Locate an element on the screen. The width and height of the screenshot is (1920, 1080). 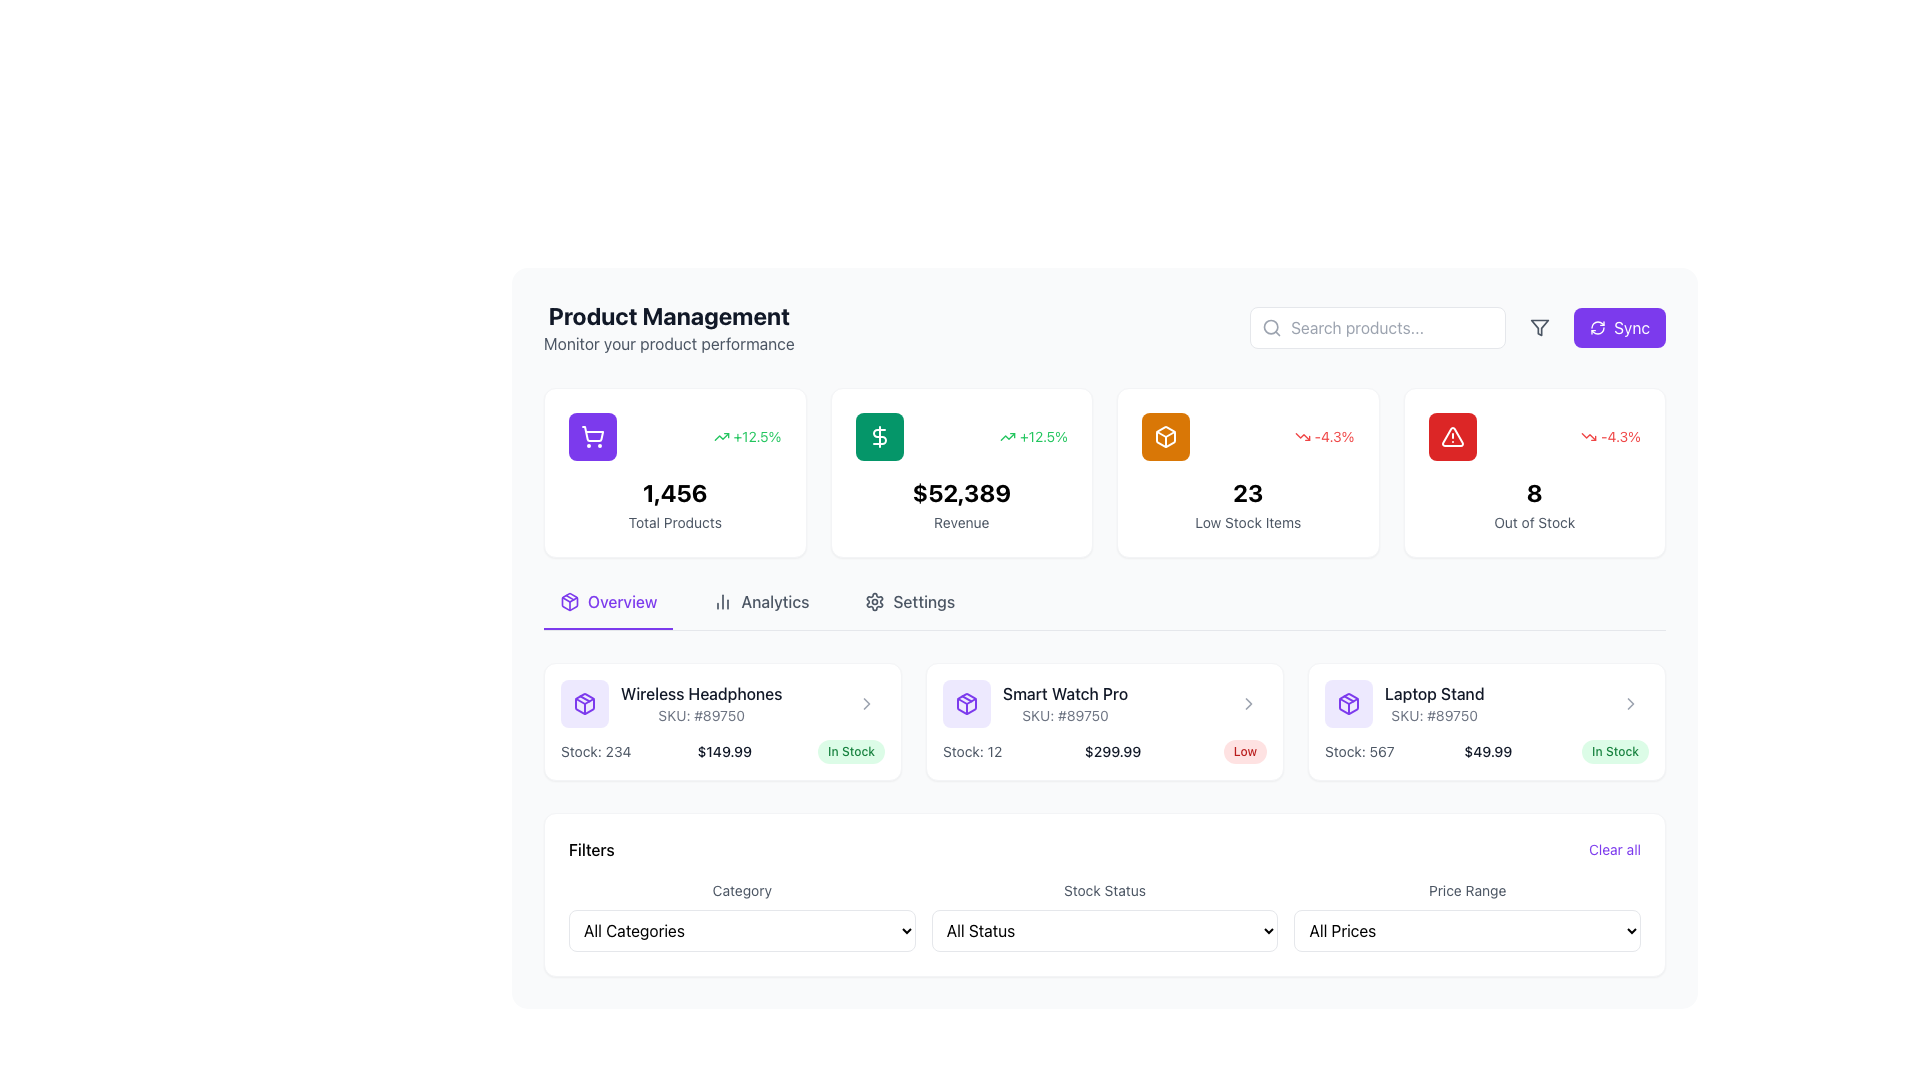
the downward trend icon adjacent to the '-4.3%' percentage value in the rightmost summary card at the top section of the interface is located at coordinates (1588, 435).